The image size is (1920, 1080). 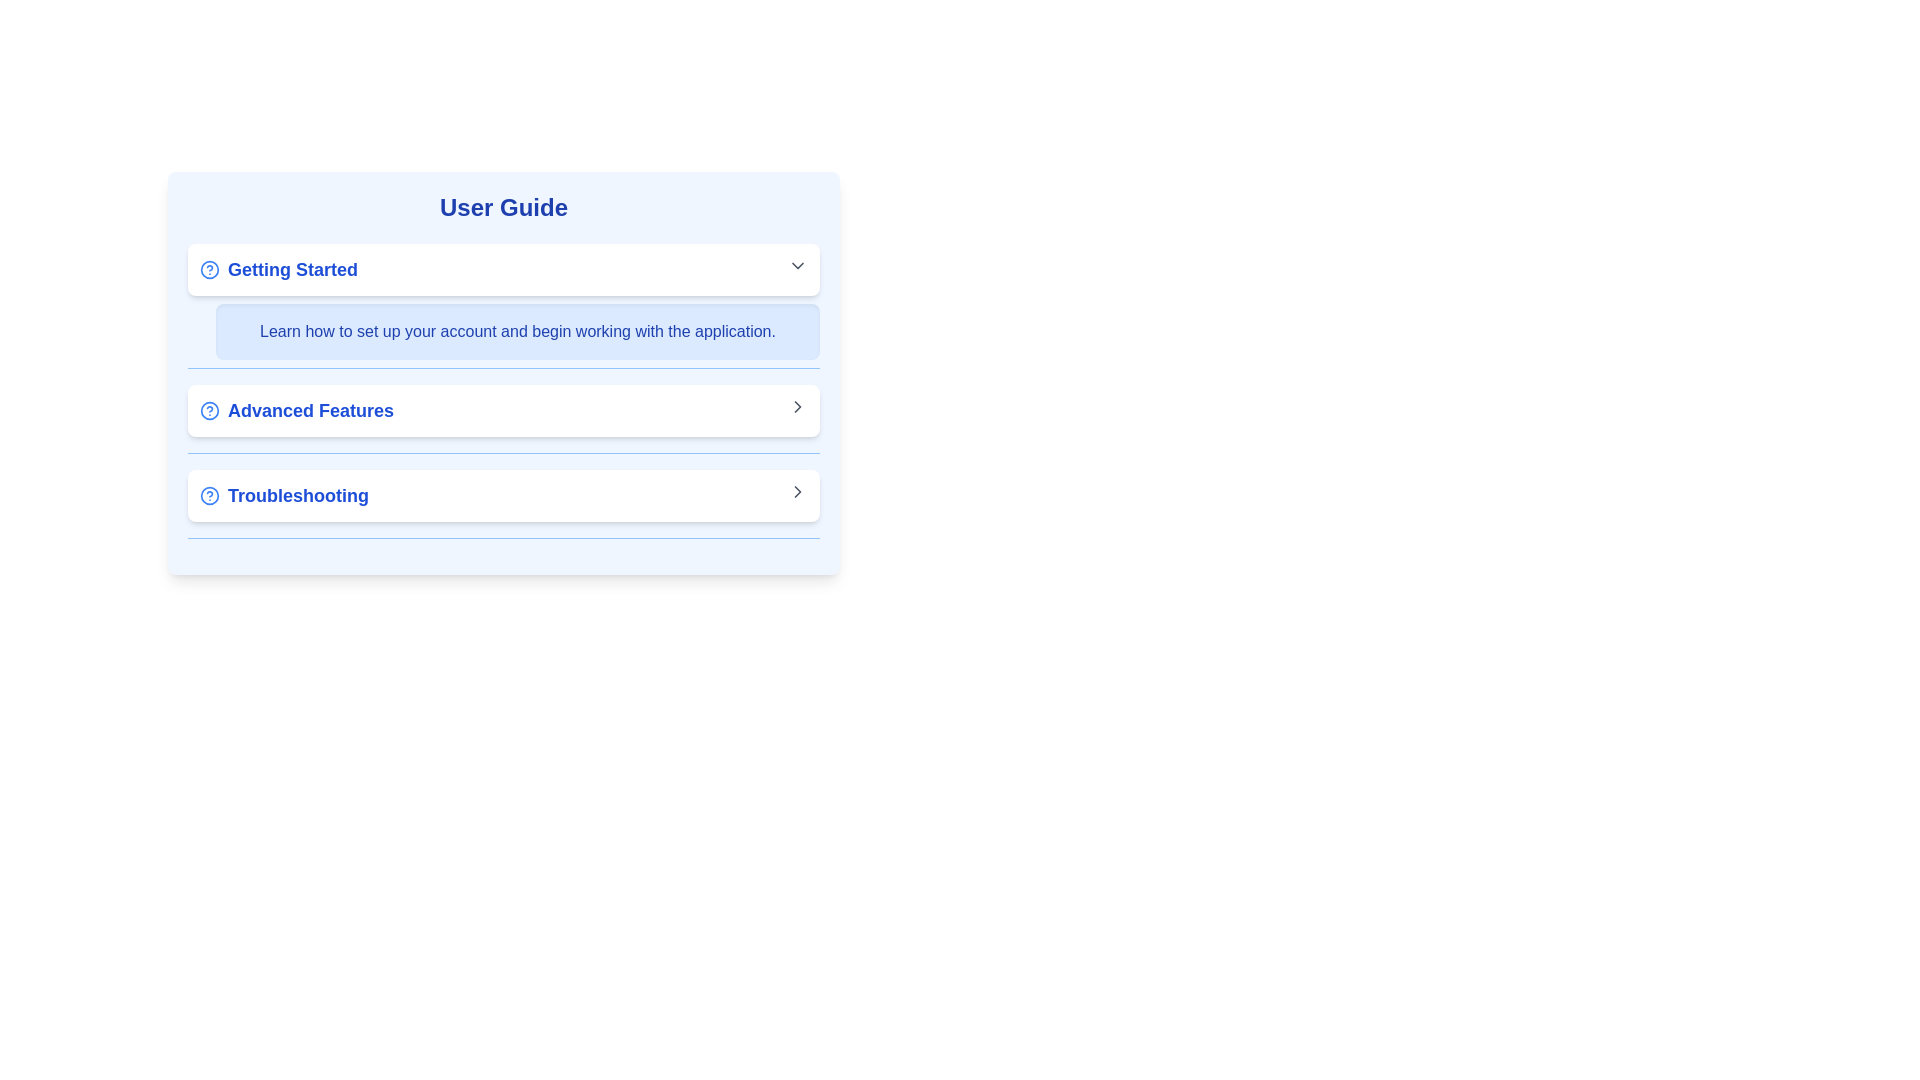 What do you see at coordinates (291, 270) in the screenshot?
I see `the text label displaying 'Getting Started', which is styled in bold, large blue font and is prominently positioned for user guidance` at bounding box center [291, 270].